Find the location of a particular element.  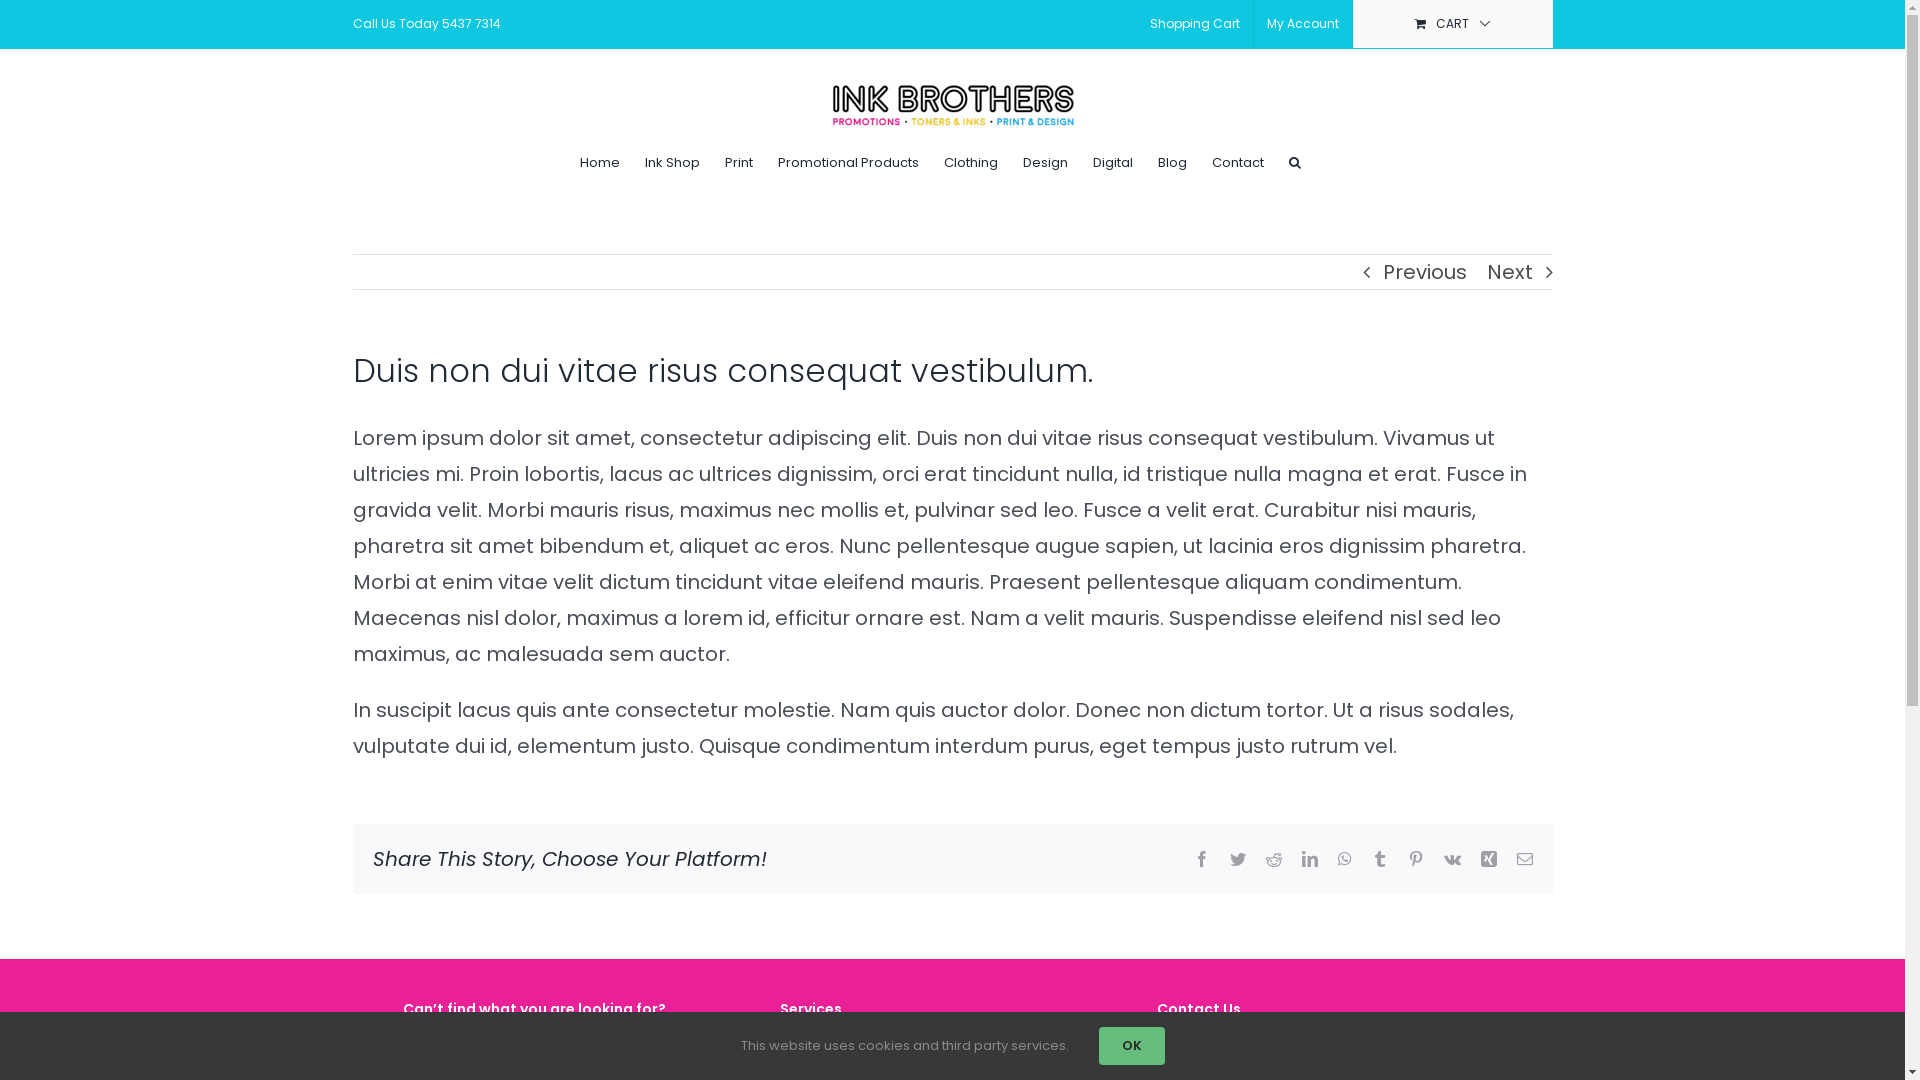

'My Account' is located at coordinates (1302, 23).